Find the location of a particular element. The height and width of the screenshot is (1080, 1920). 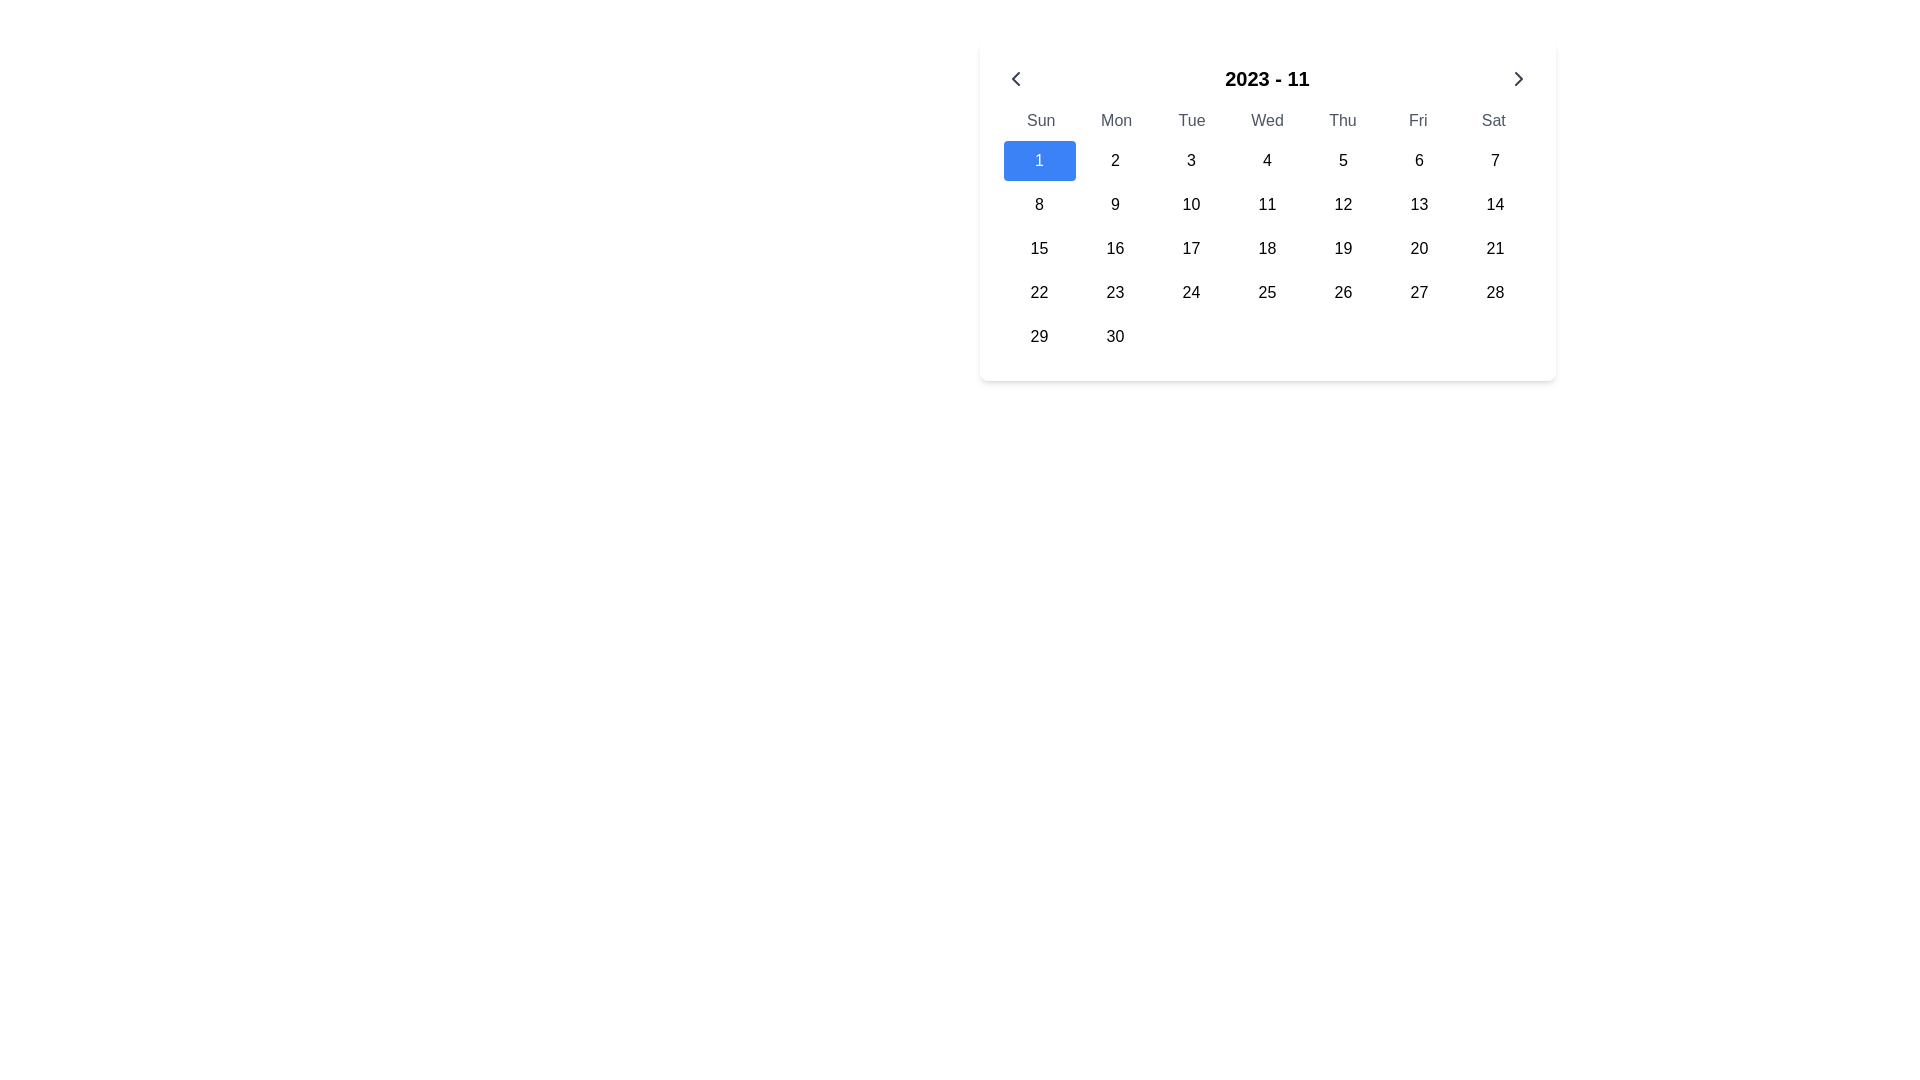

the selectable calendar day button representing the 5th day of the month is located at coordinates (1343, 160).